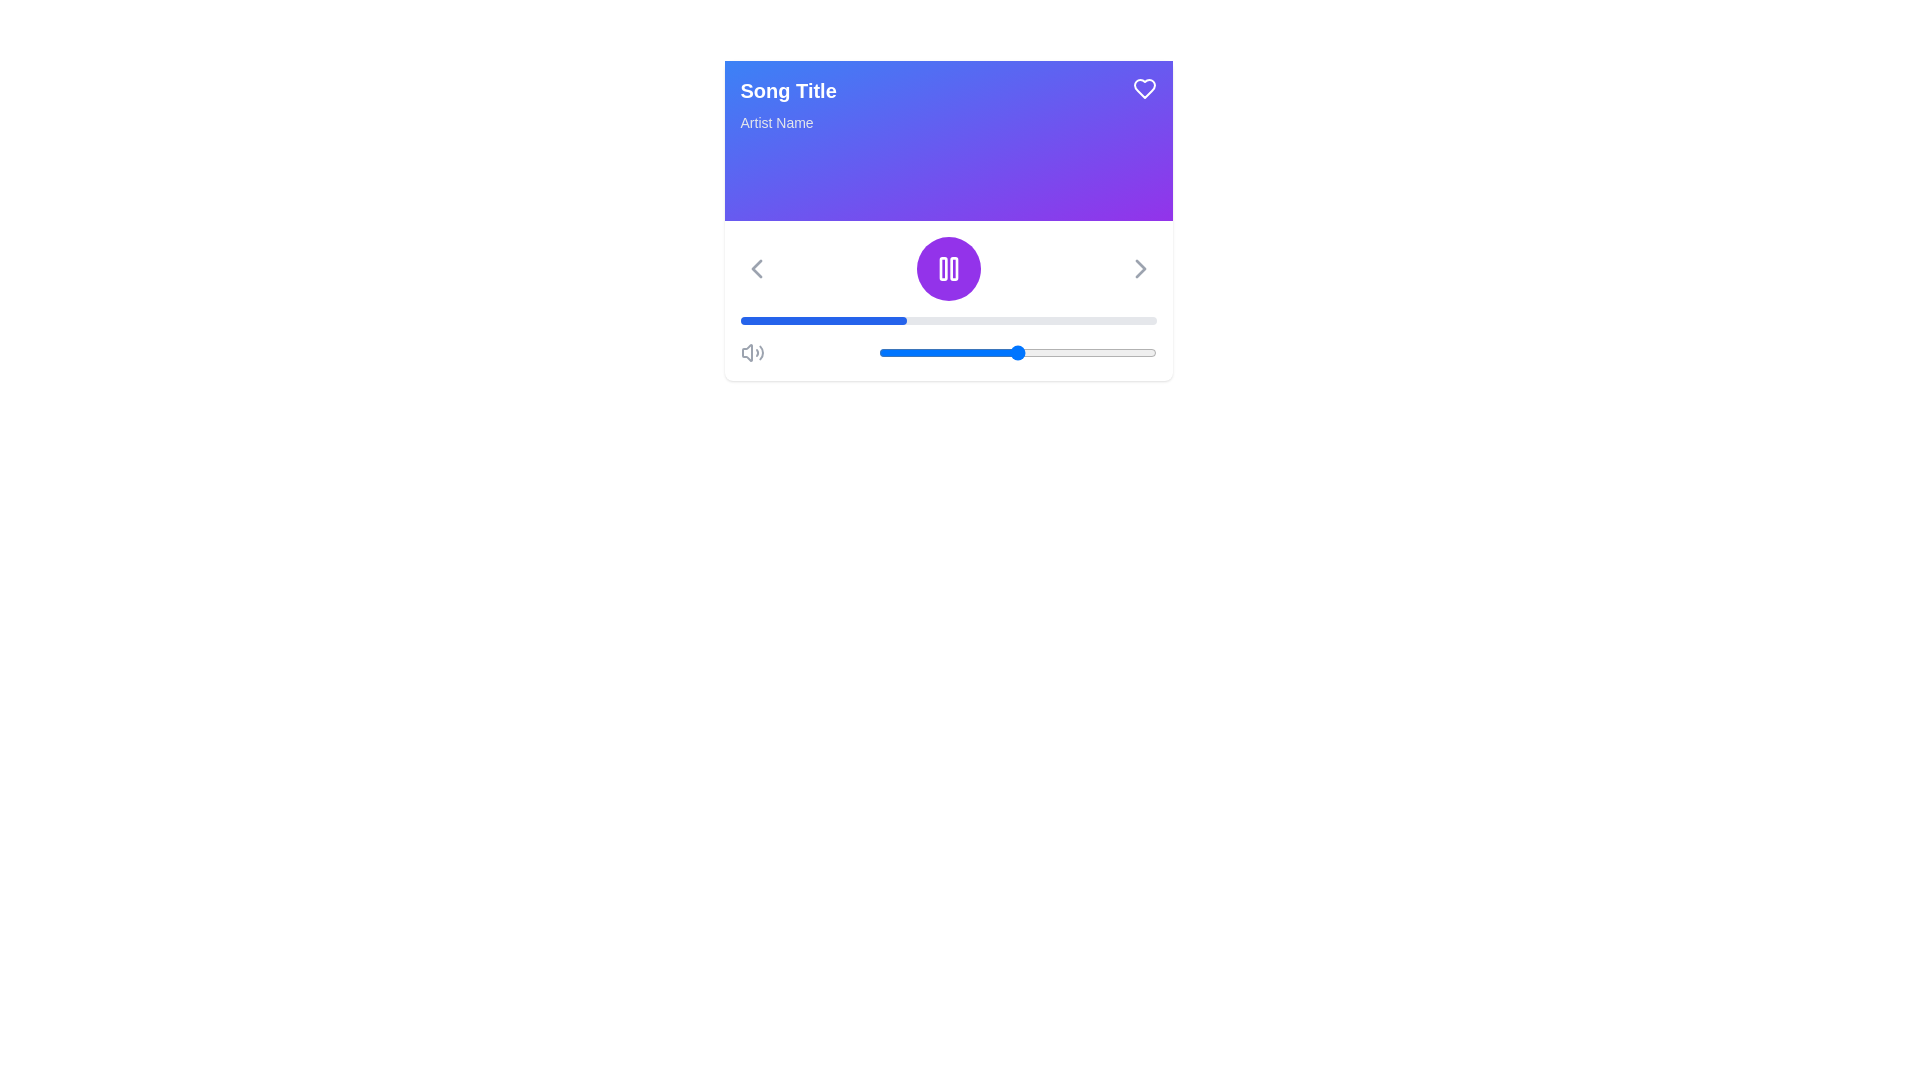  I want to click on the speaker icon, which is a light gray truncated triangle with a rounded edge, located on the left side of the bottom control bar, so click(746, 352).